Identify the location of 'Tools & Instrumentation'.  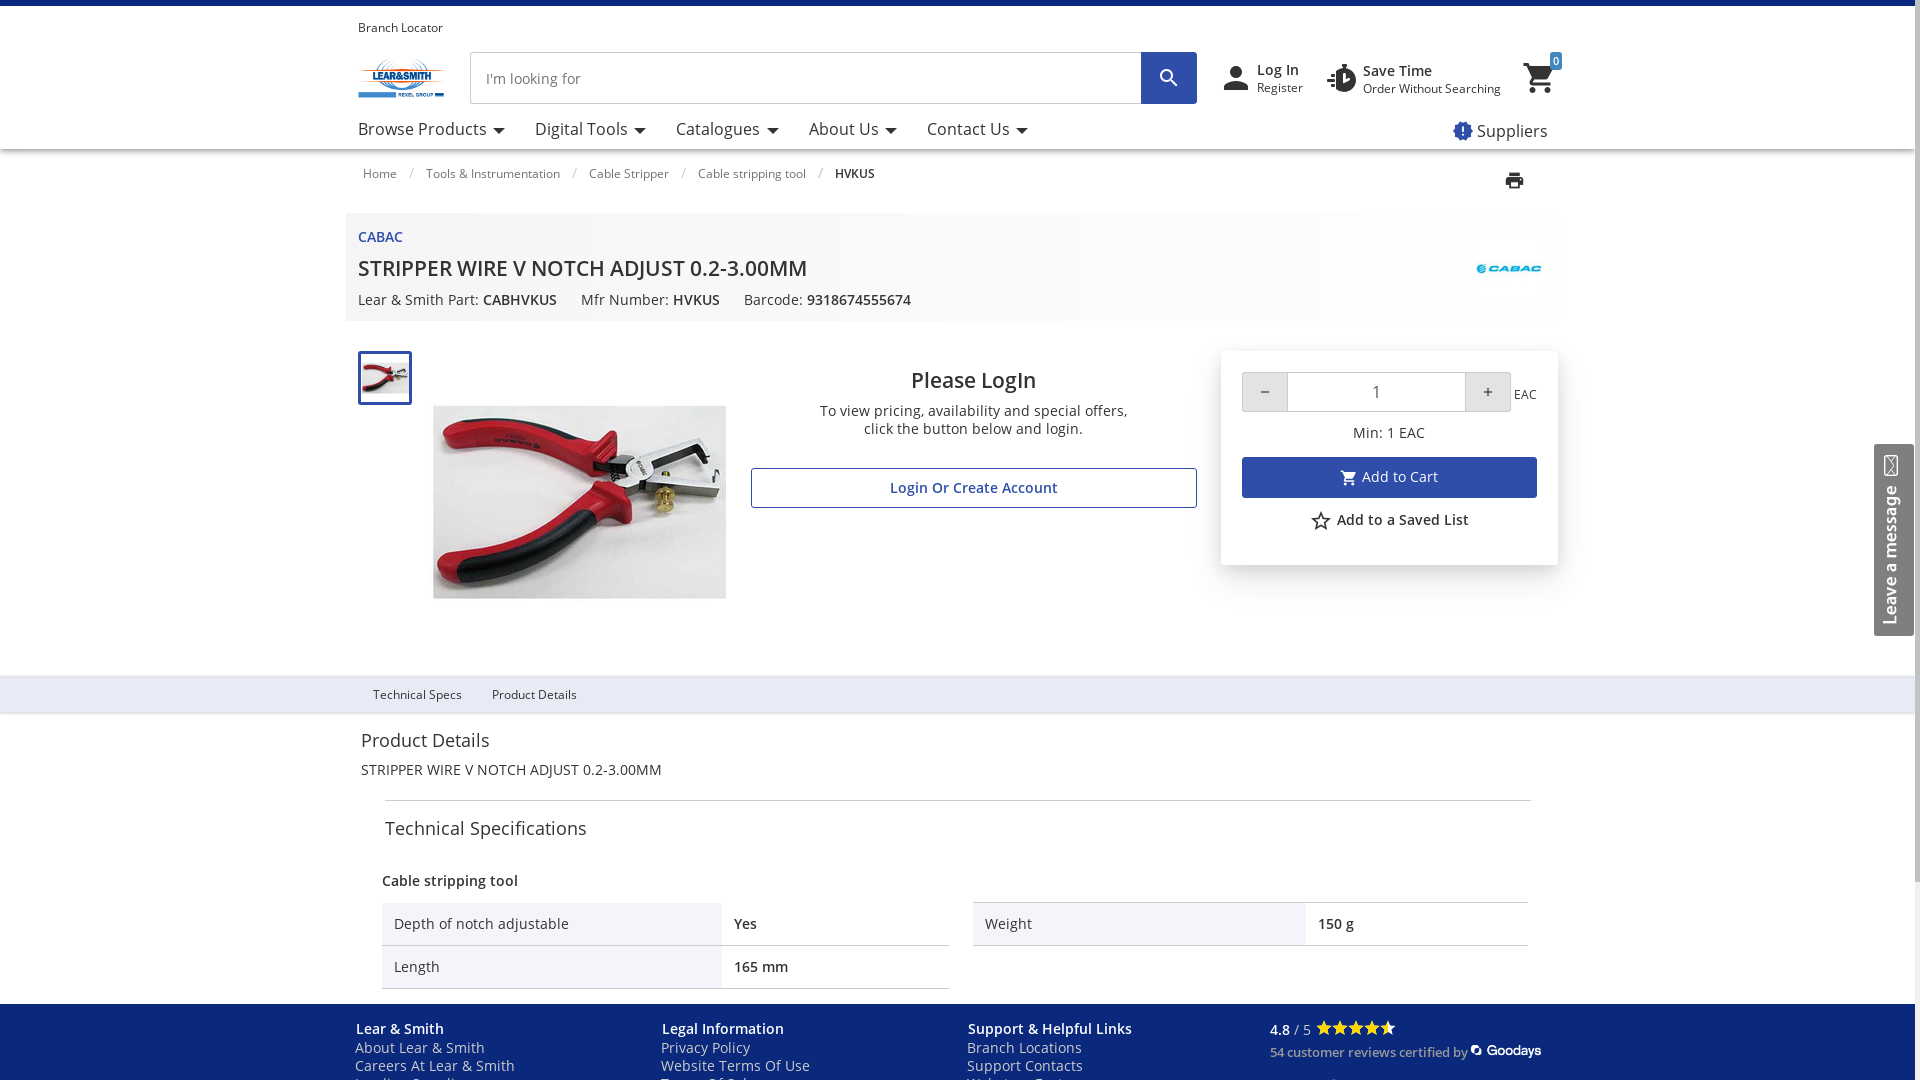
(493, 172).